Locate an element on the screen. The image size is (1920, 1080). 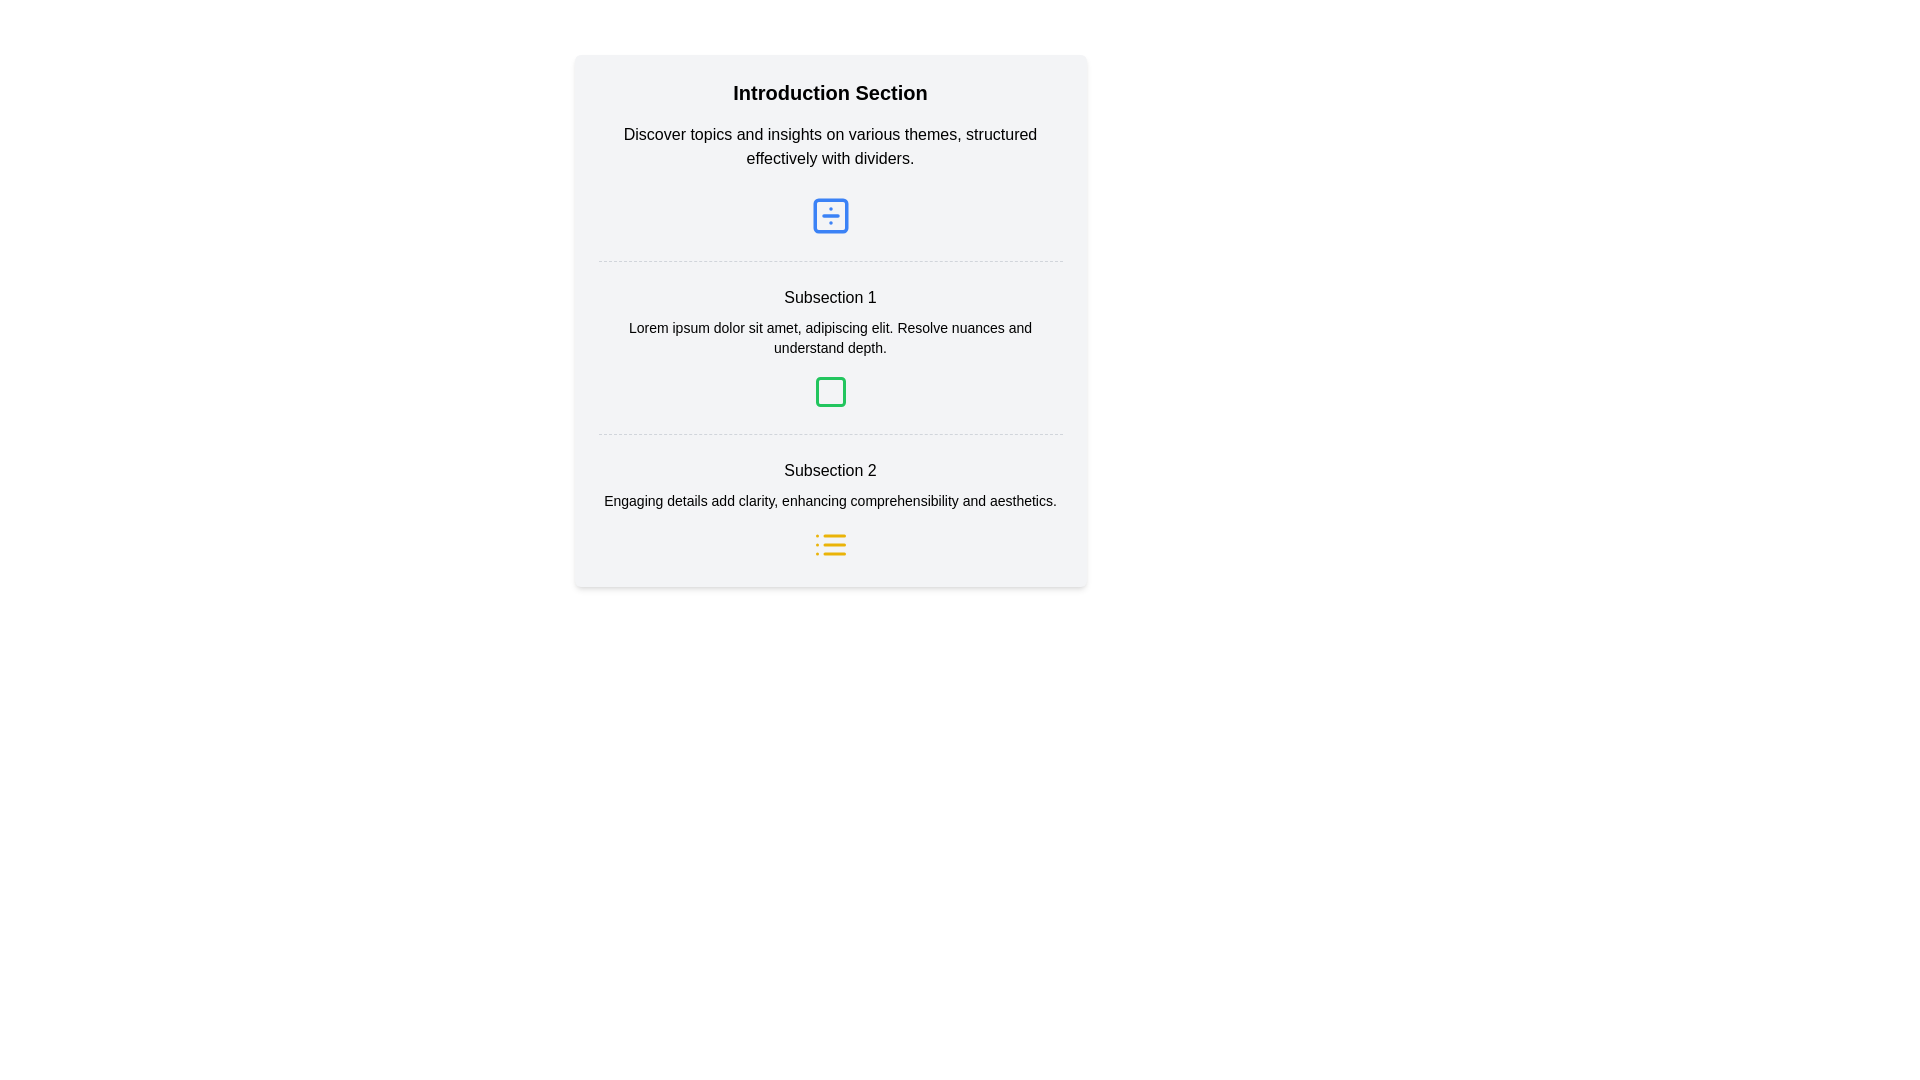
the yellow list icon located centrally beneath the text 'Subsection 2', which is positioned directly below the descriptive text 'Engaging details add clarity, enhancing comprehensibility and aesthetics.' is located at coordinates (830, 544).